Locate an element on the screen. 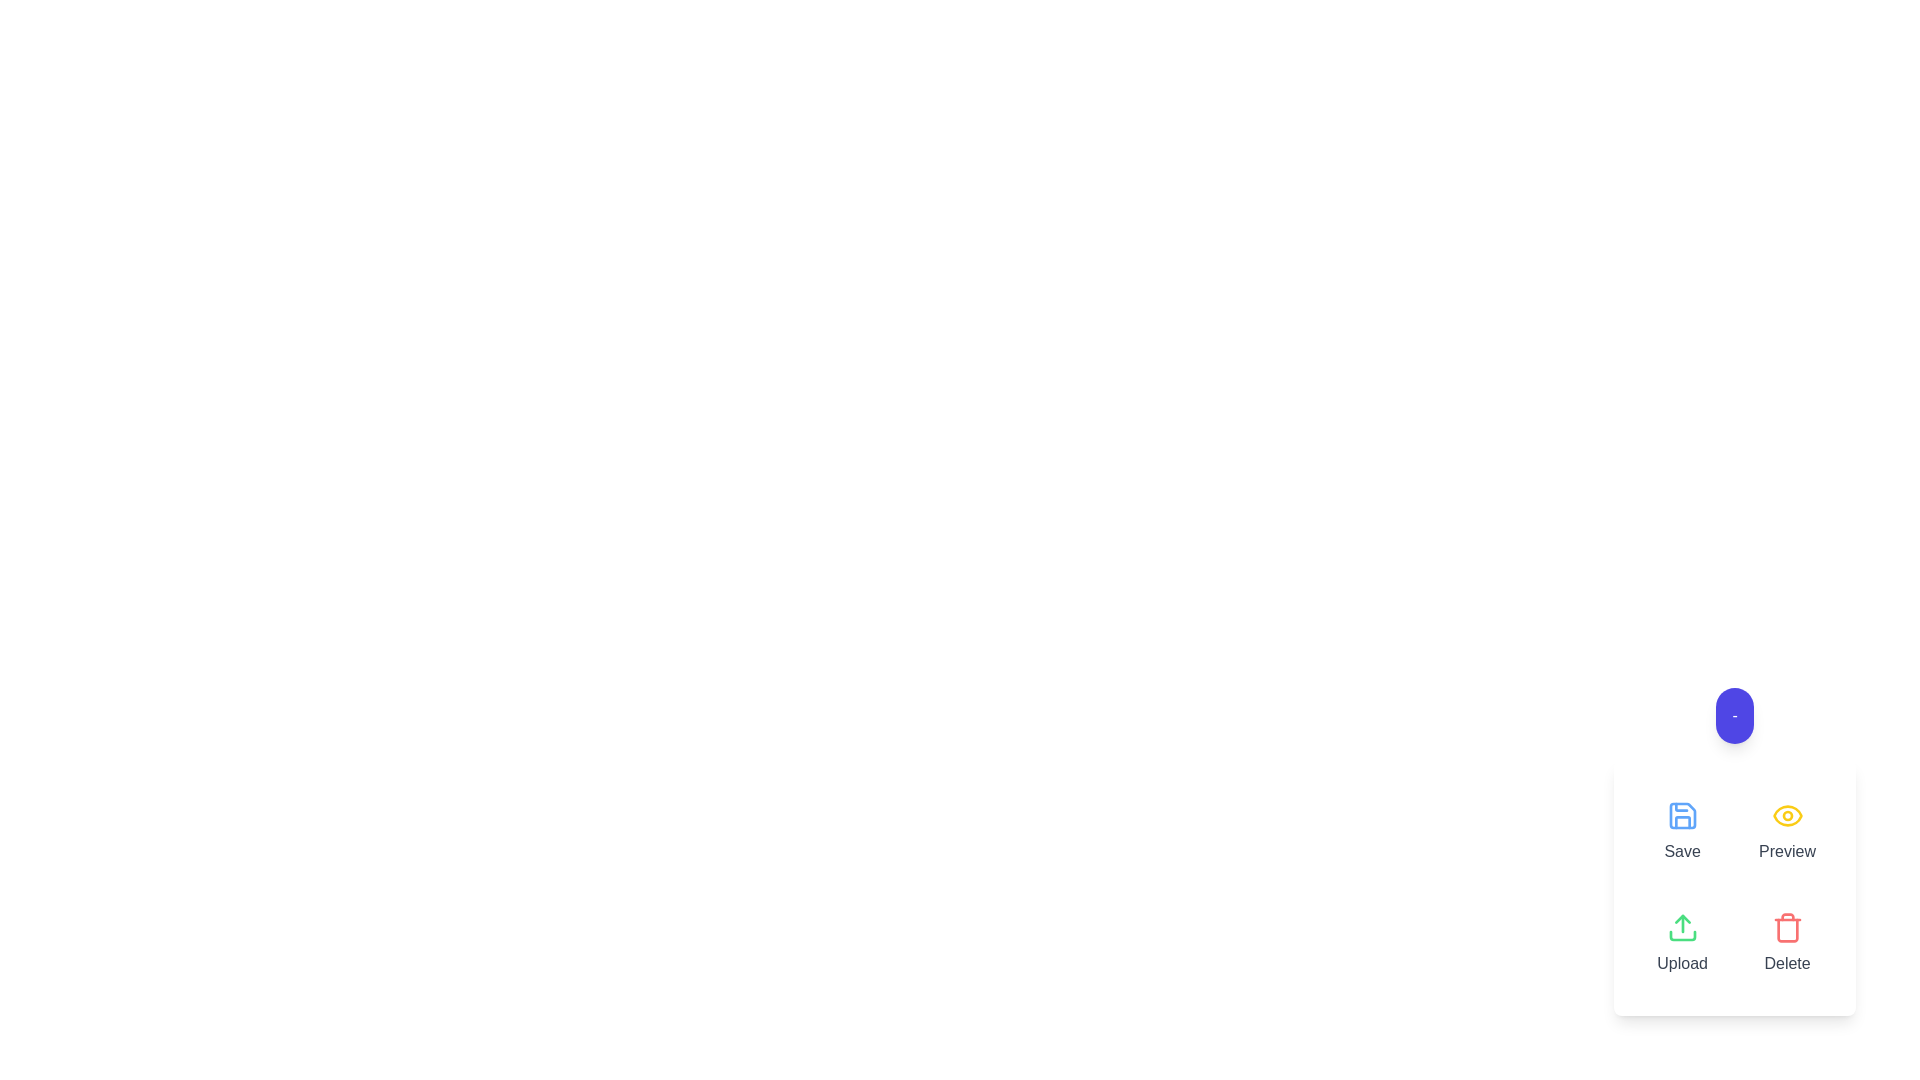 Image resolution: width=1920 pixels, height=1080 pixels. the 'Save' button to initiate the save operation is located at coordinates (1681, 832).